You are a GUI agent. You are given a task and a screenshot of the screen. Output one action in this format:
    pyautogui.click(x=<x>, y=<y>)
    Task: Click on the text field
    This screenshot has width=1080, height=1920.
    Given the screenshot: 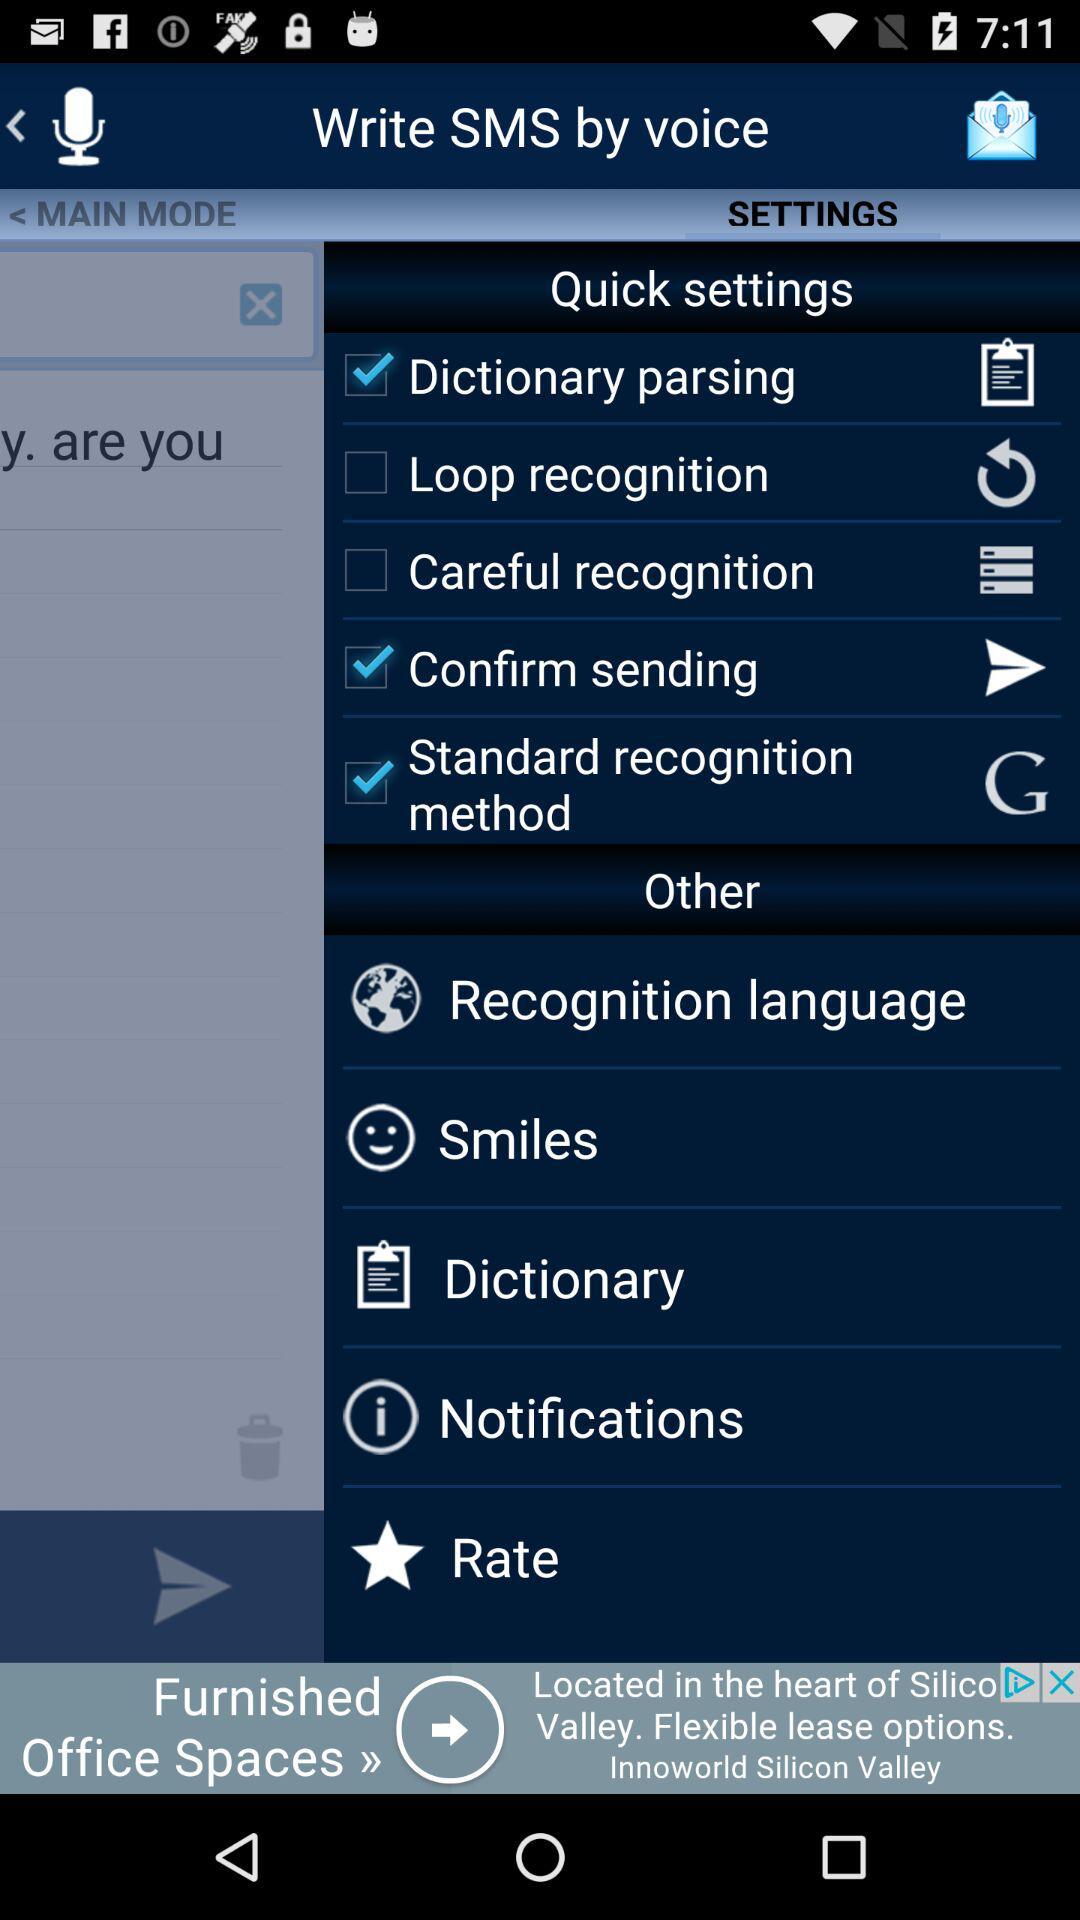 What is the action you would take?
    pyautogui.click(x=30, y=1585)
    